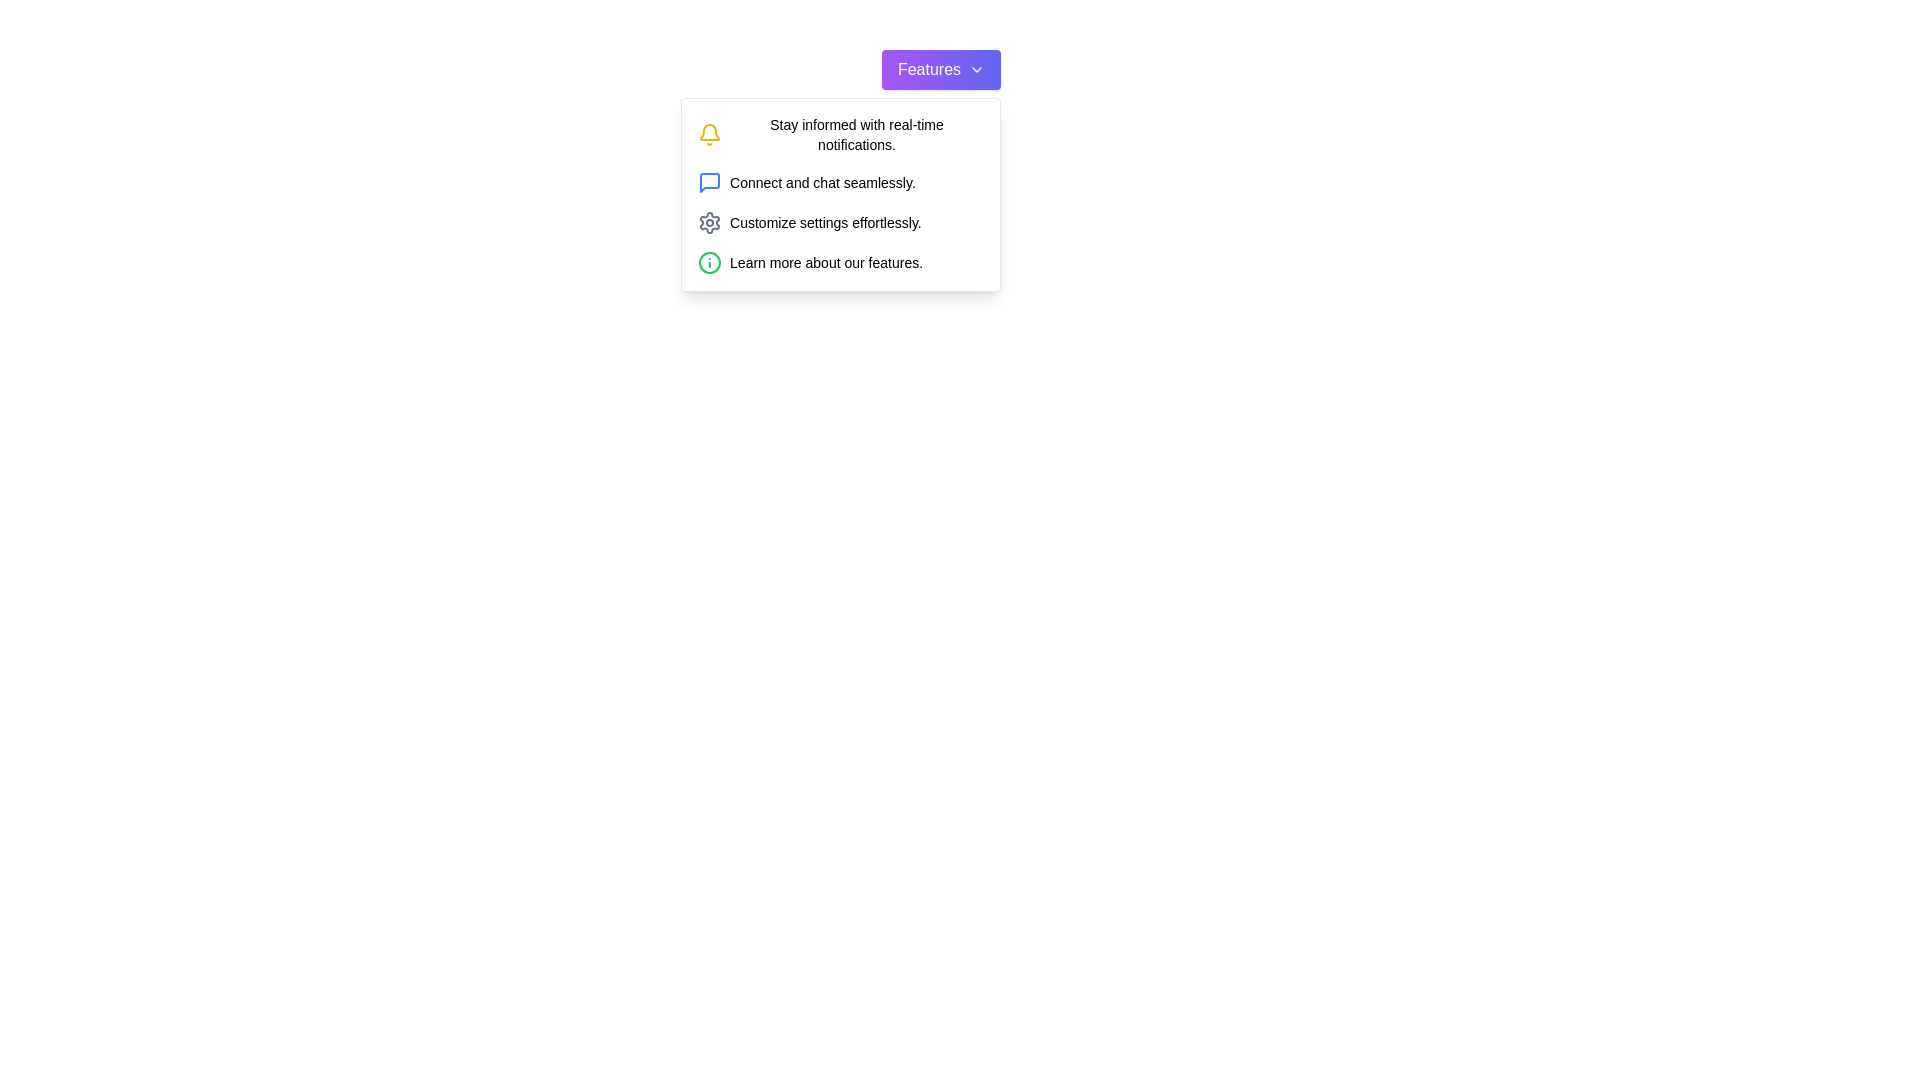  I want to click on the Text with Icon element that features a blue message bubble icon and the text 'Connect and chat seamlessly.' positioned below the first menu item, so click(841, 182).